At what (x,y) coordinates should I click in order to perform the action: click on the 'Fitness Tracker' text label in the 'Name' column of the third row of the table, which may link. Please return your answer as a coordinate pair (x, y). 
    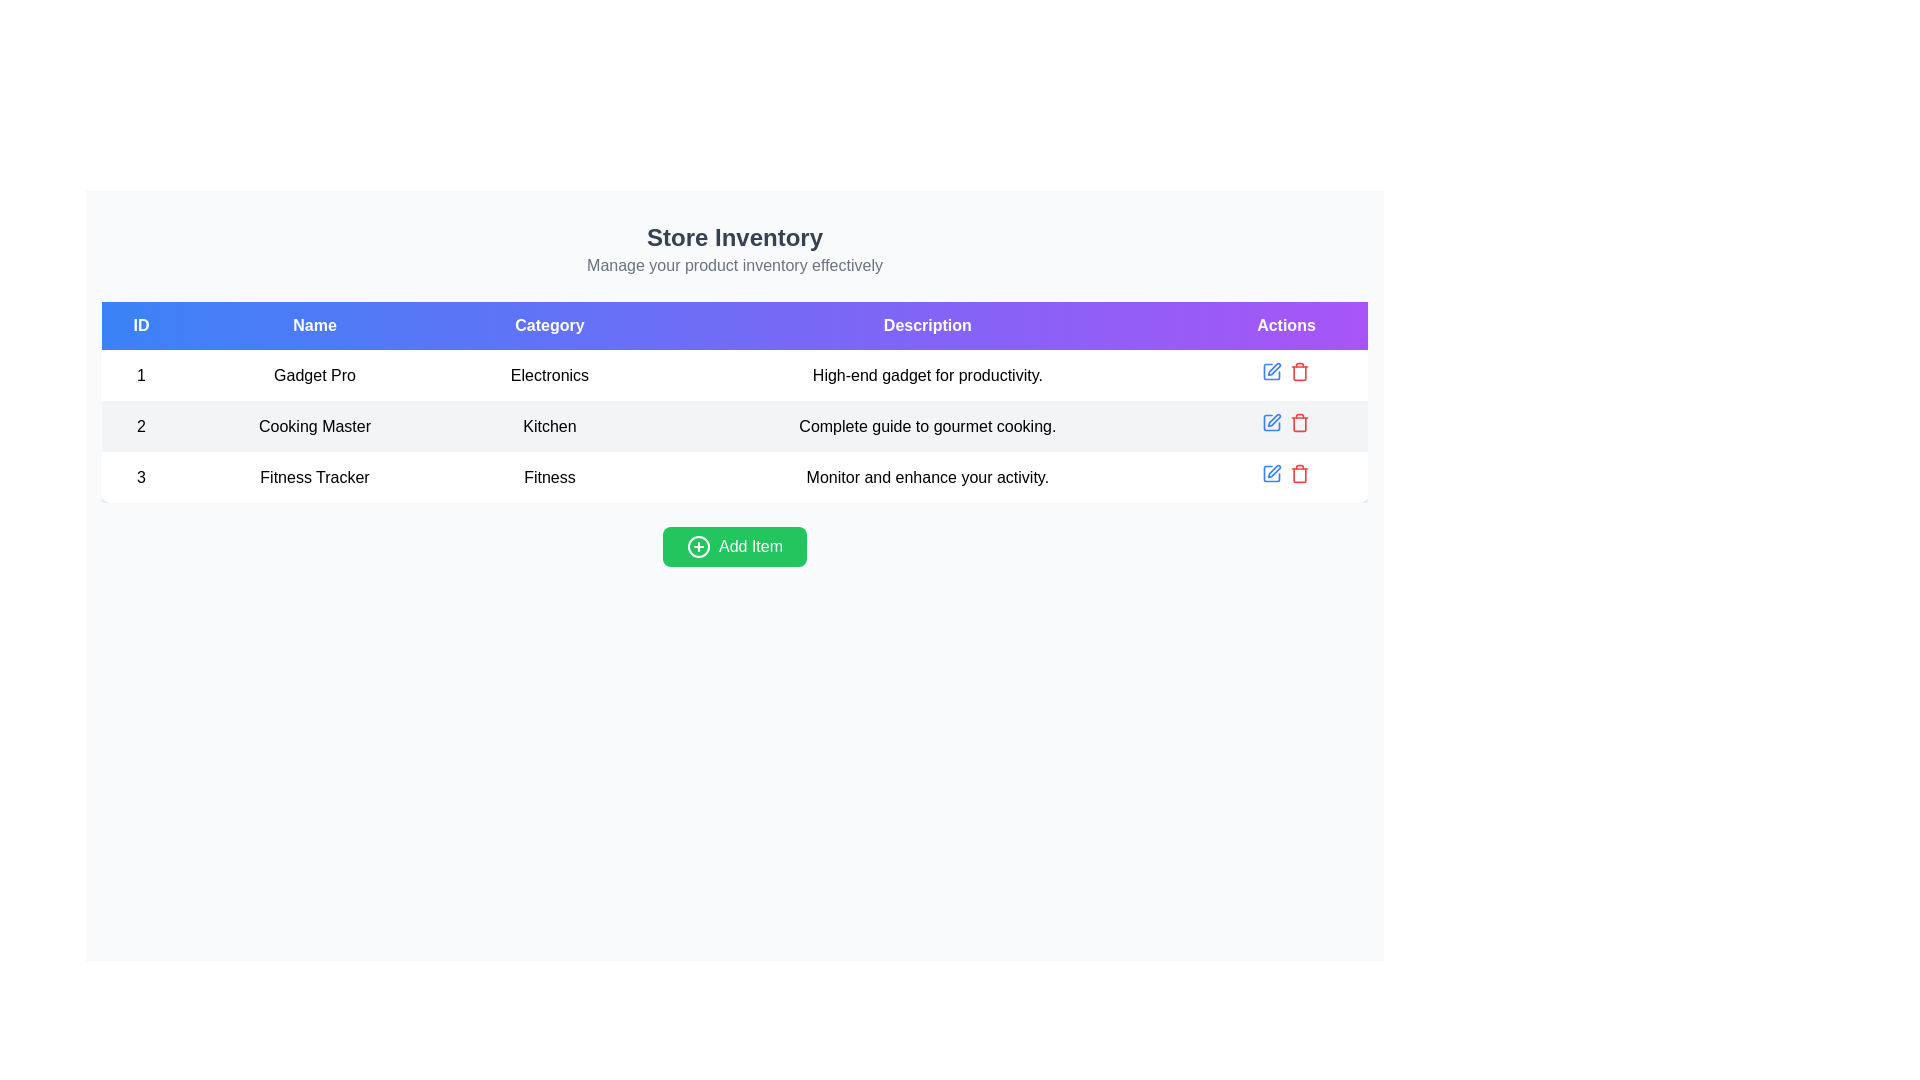
    Looking at the image, I should click on (314, 477).